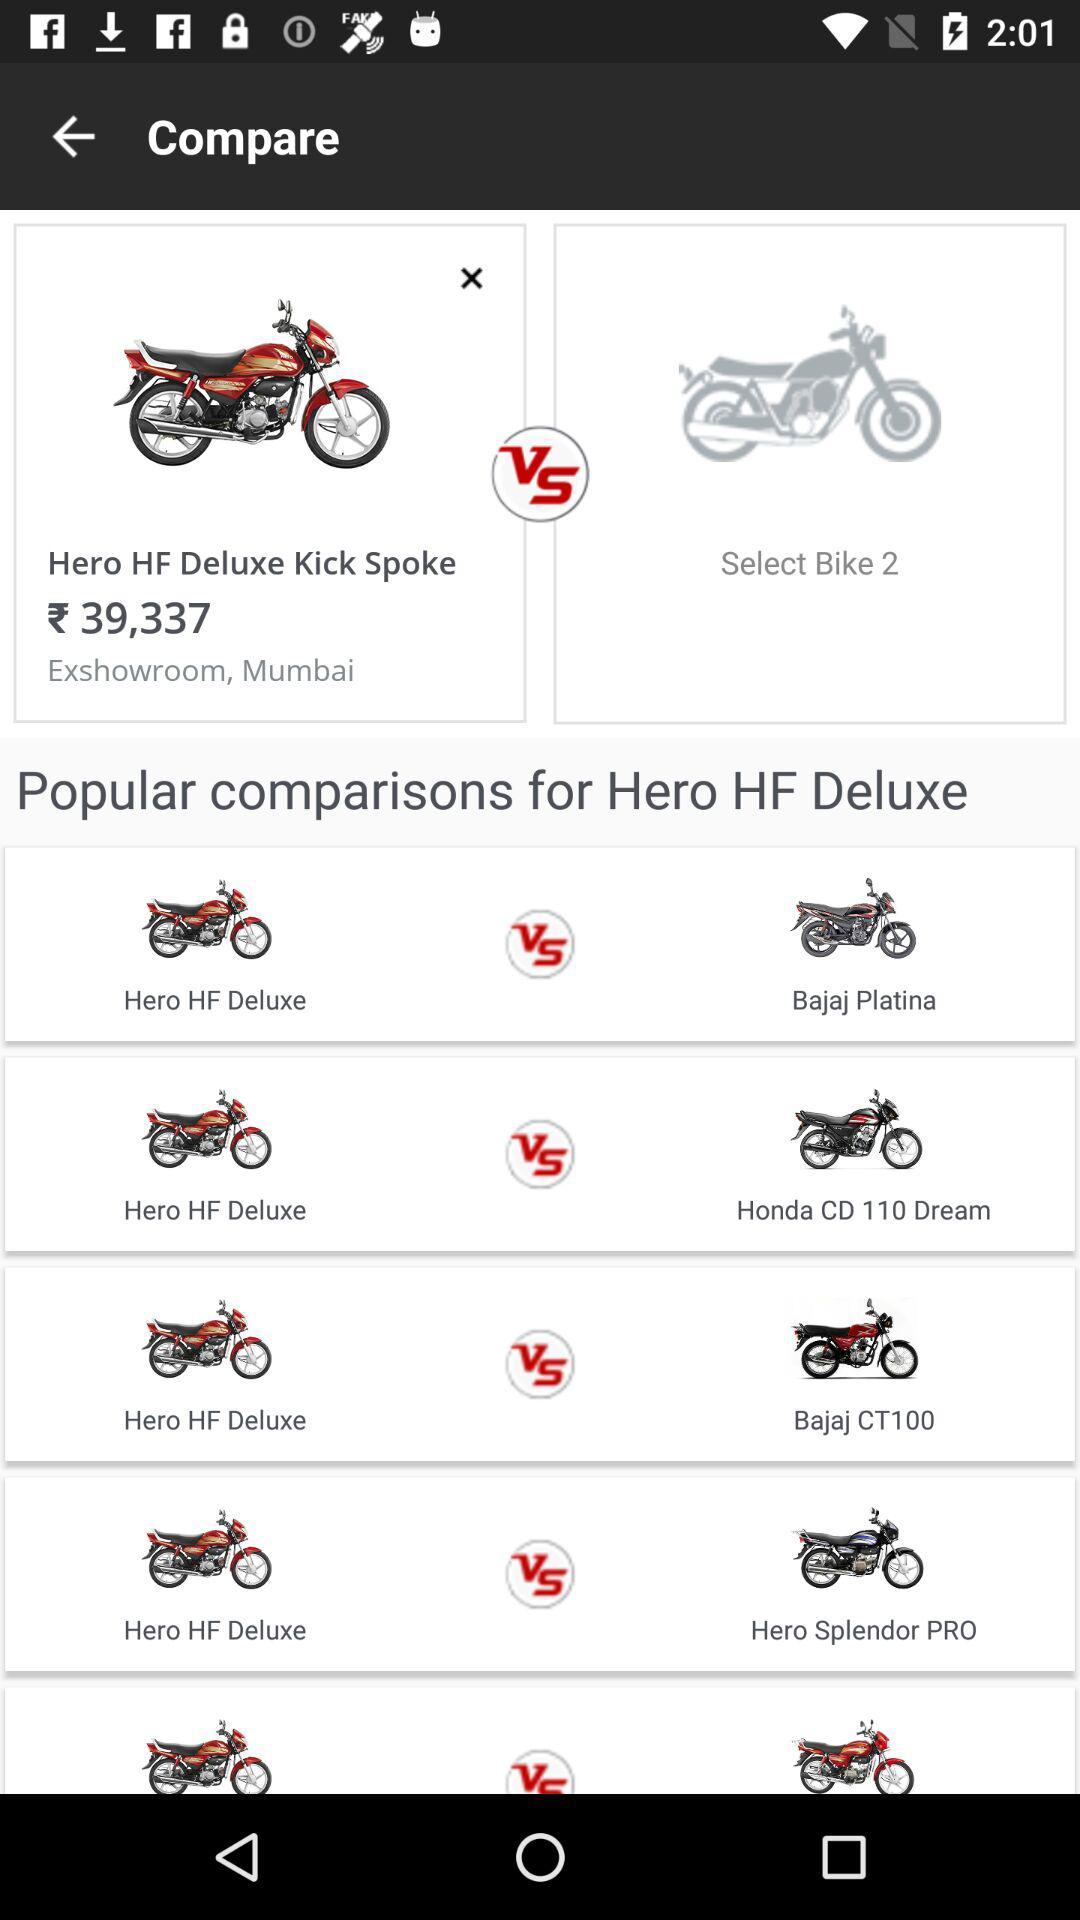 The image size is (1080, 1920). What do you see at coordinates (471, 277) in the screenshot?
I see `window` at bounding box center [471, 277].